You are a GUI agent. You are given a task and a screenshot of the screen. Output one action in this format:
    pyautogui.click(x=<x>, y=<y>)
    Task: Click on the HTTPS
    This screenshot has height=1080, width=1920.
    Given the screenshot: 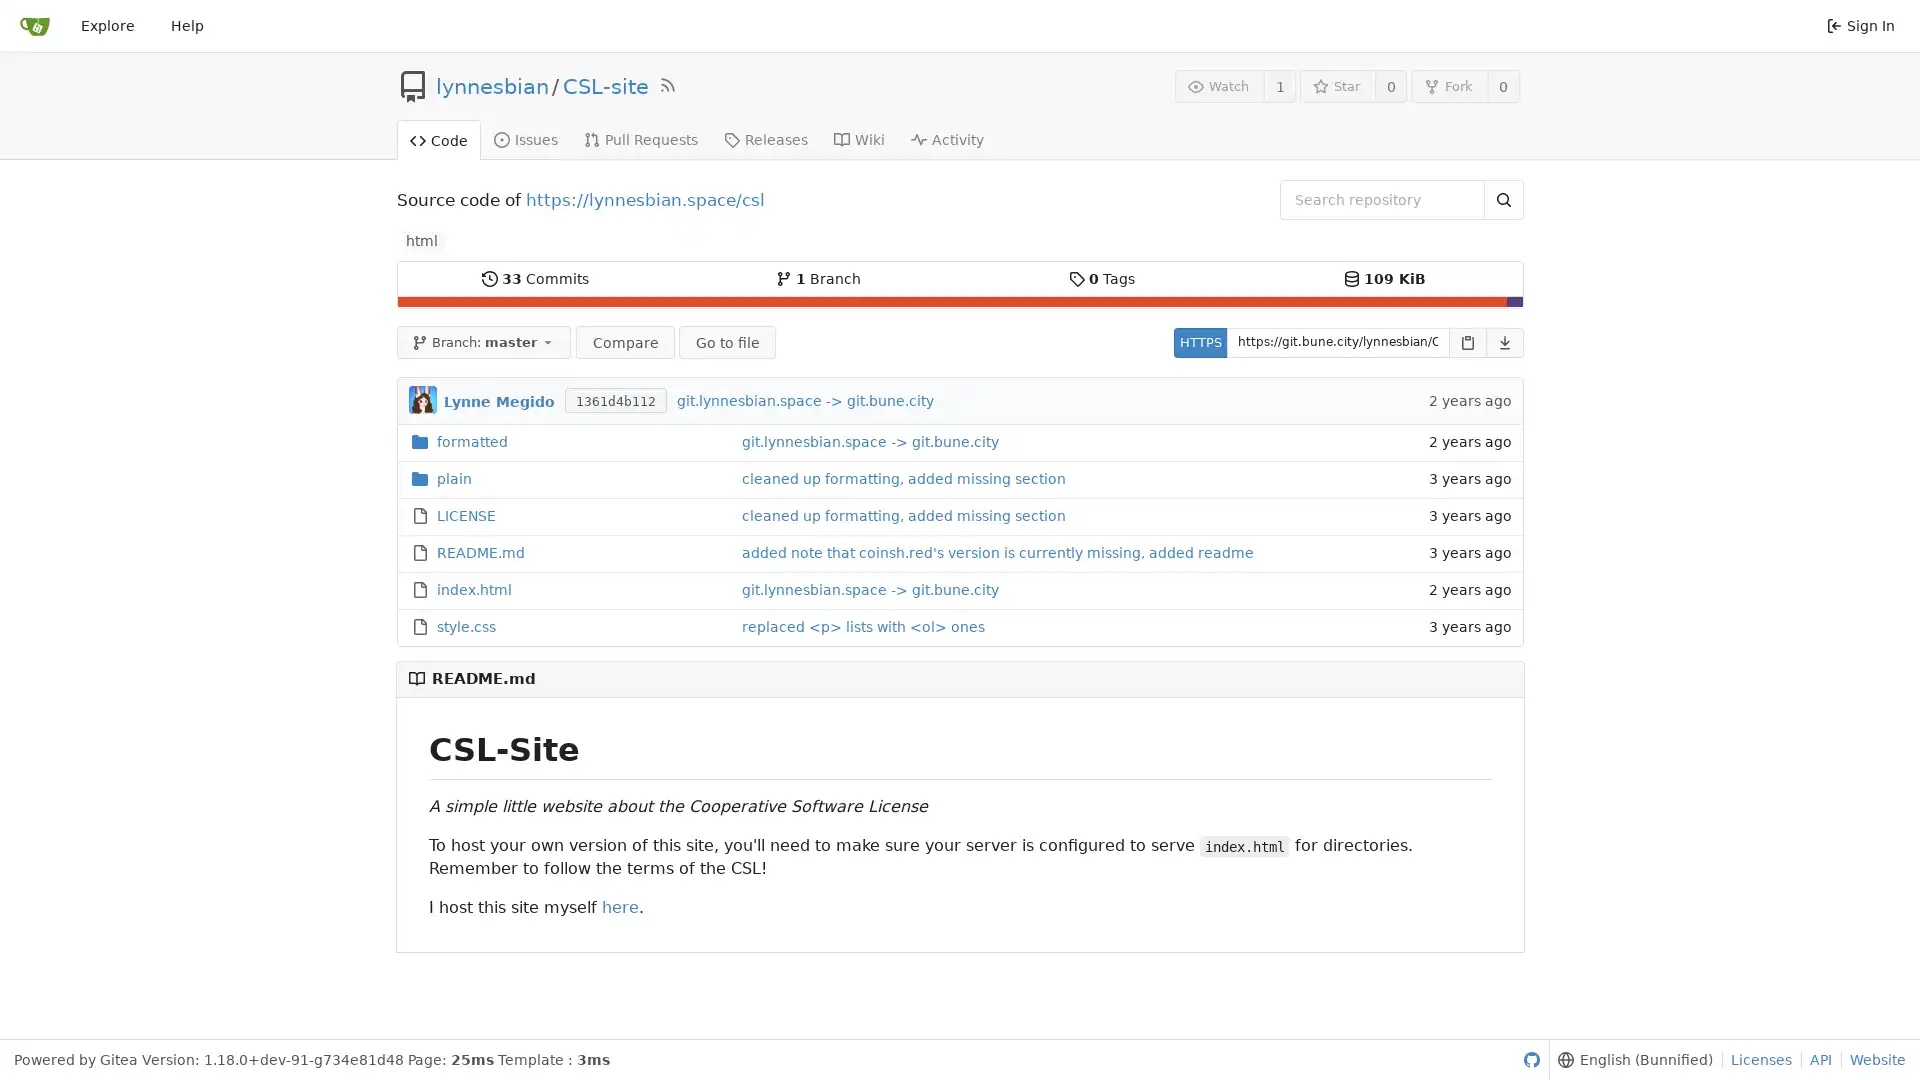 What is the action you would take?
    pyautogui.click(x=1199, y=341)
    